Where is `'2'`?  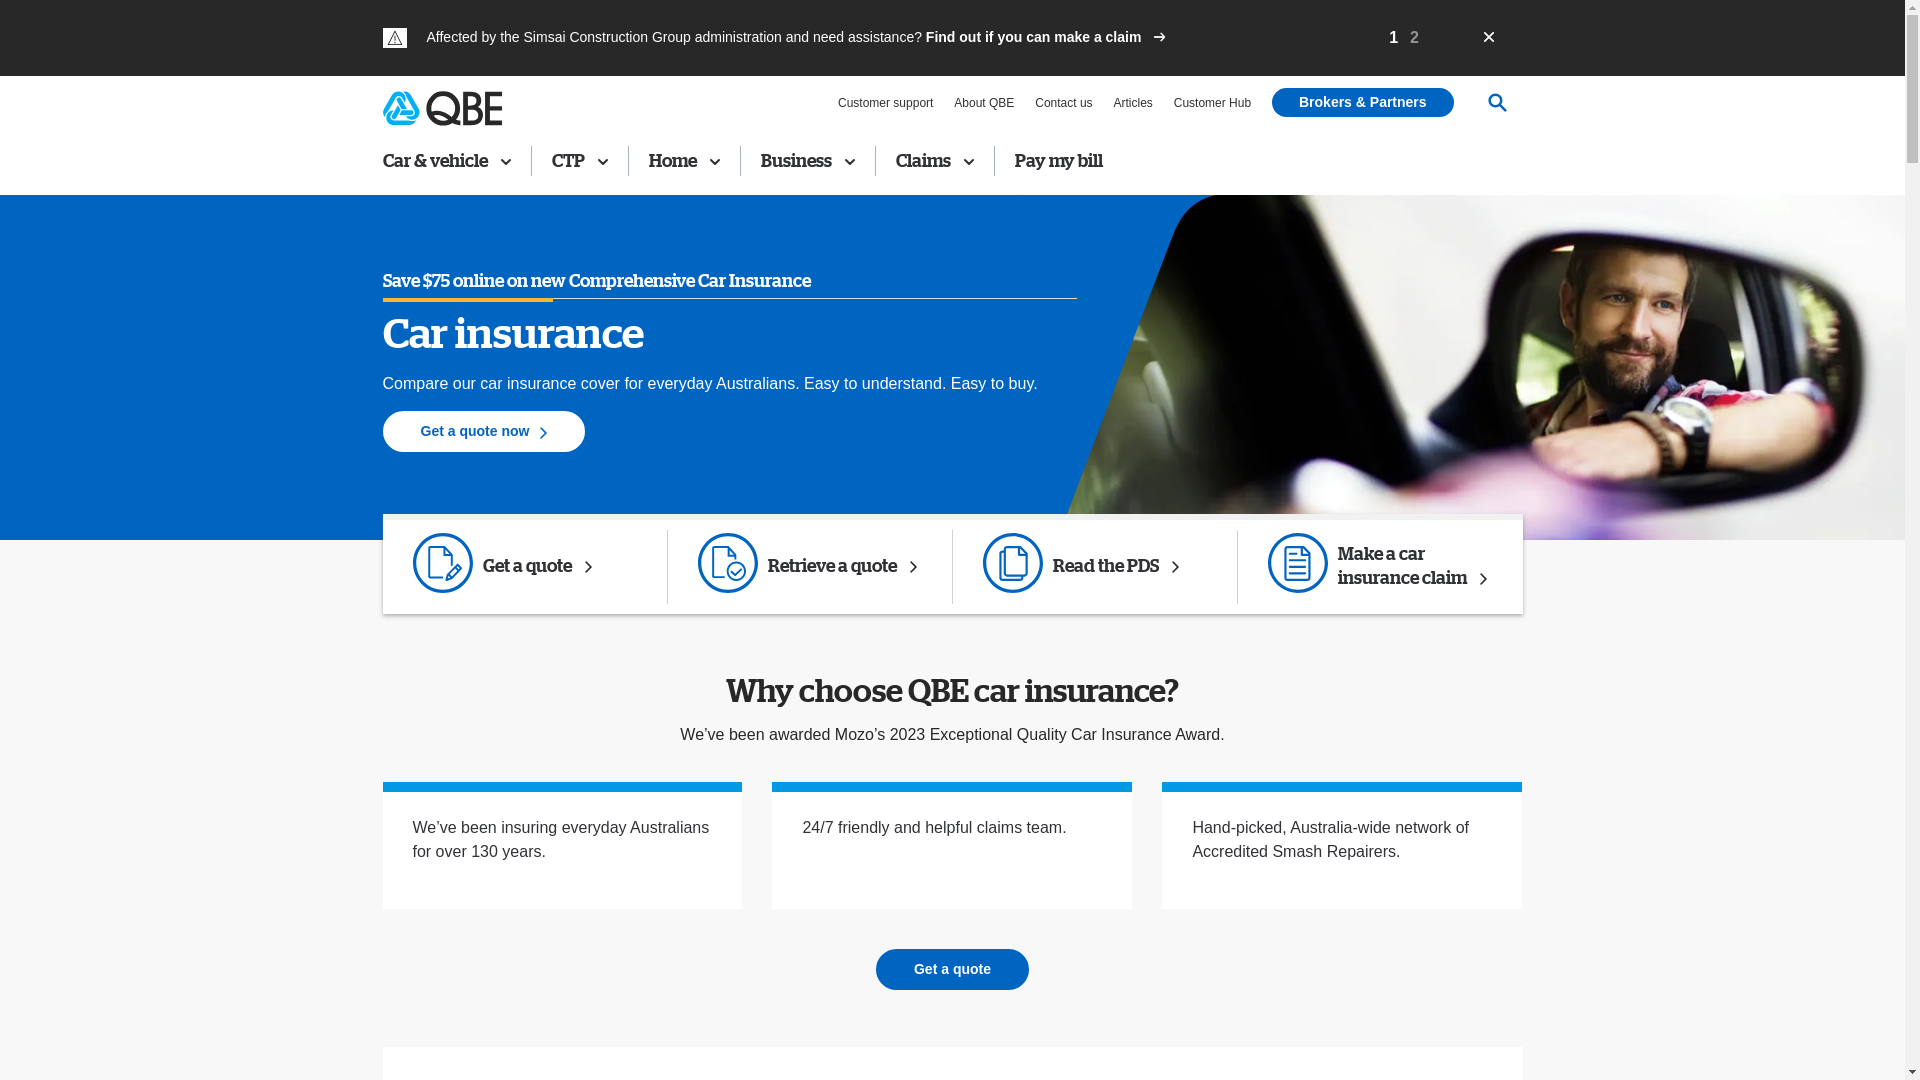
'2' is located at coordinates (1413, 38).